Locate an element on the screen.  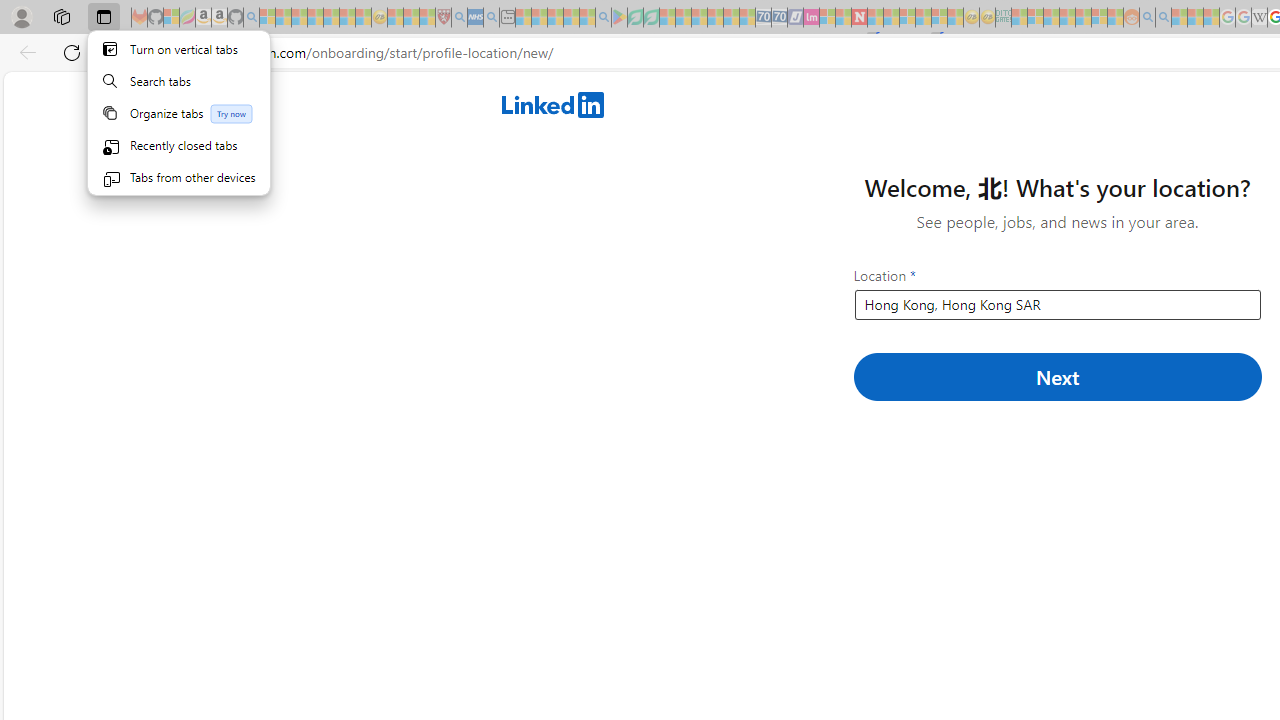
'Turn on vertical tabs' is located at coordinates (179, 47).